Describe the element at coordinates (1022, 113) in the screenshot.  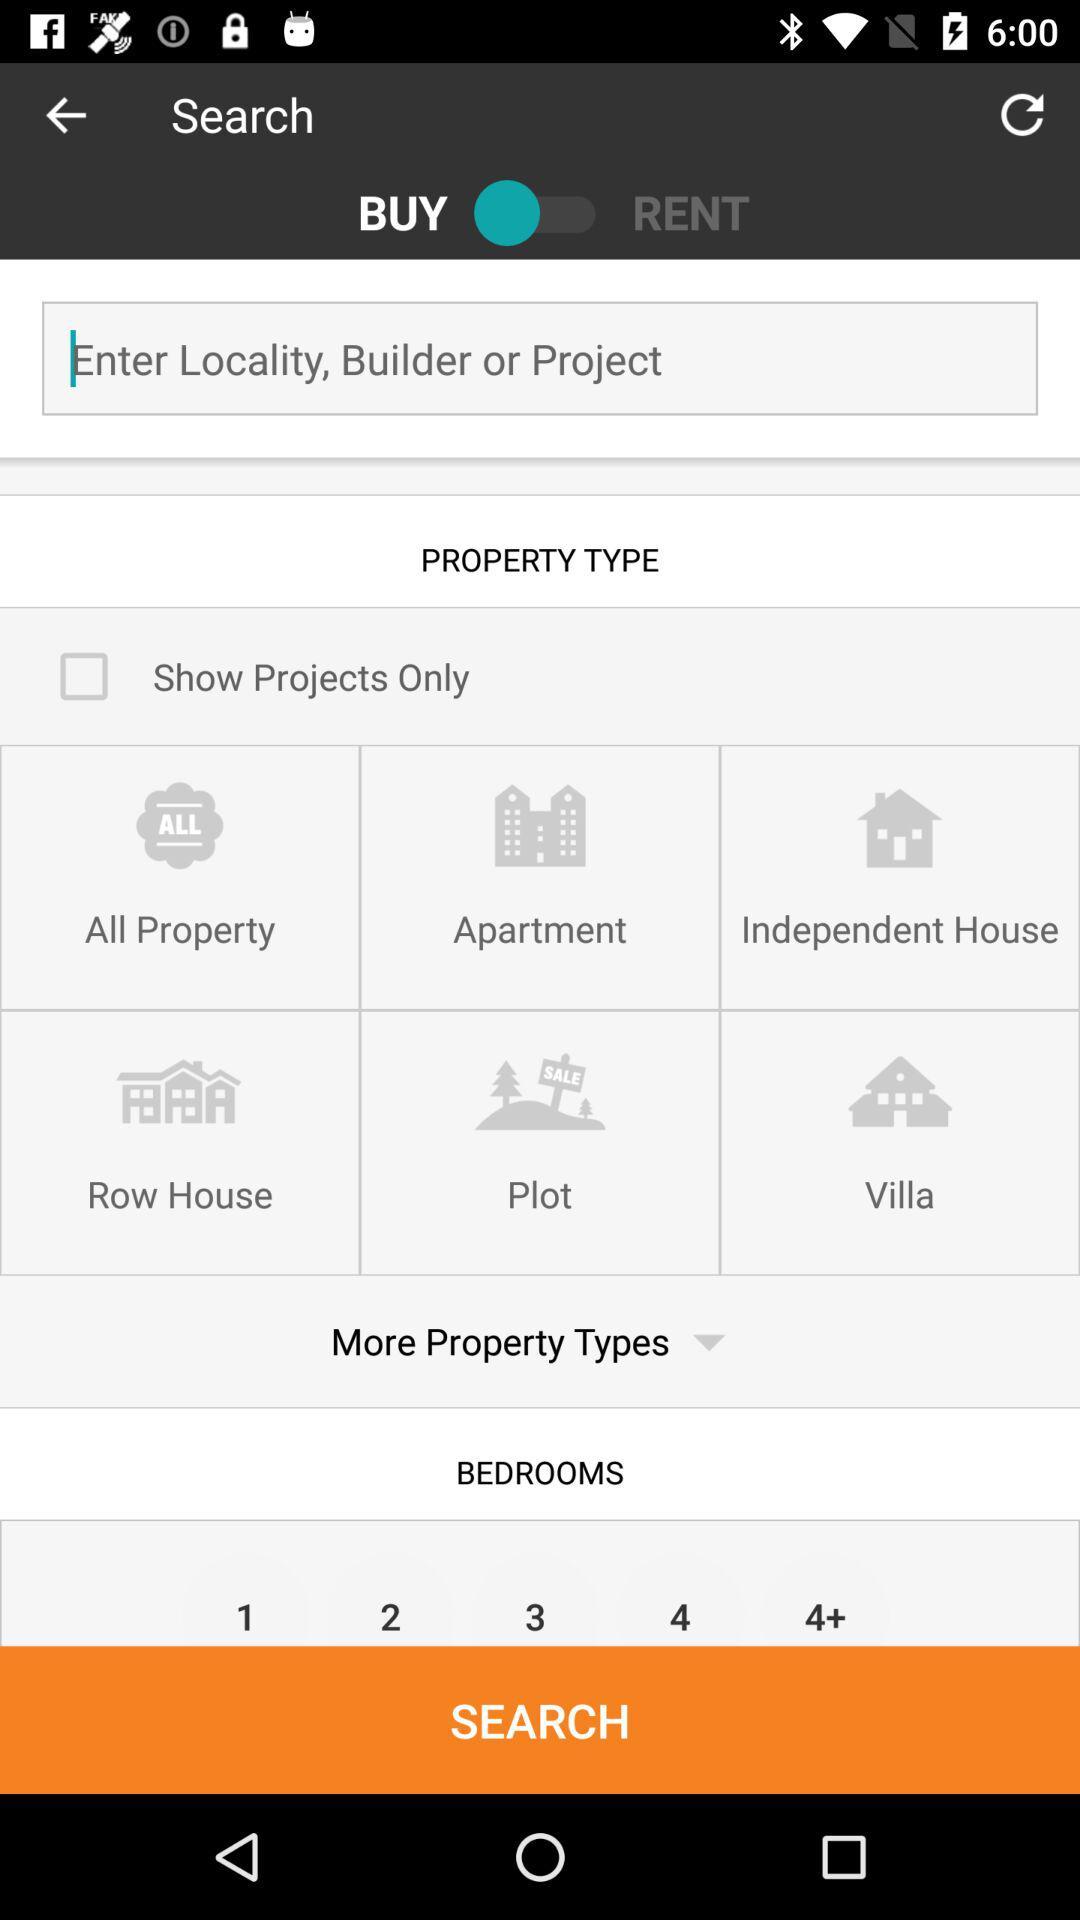
I see `refresh option` at that location.